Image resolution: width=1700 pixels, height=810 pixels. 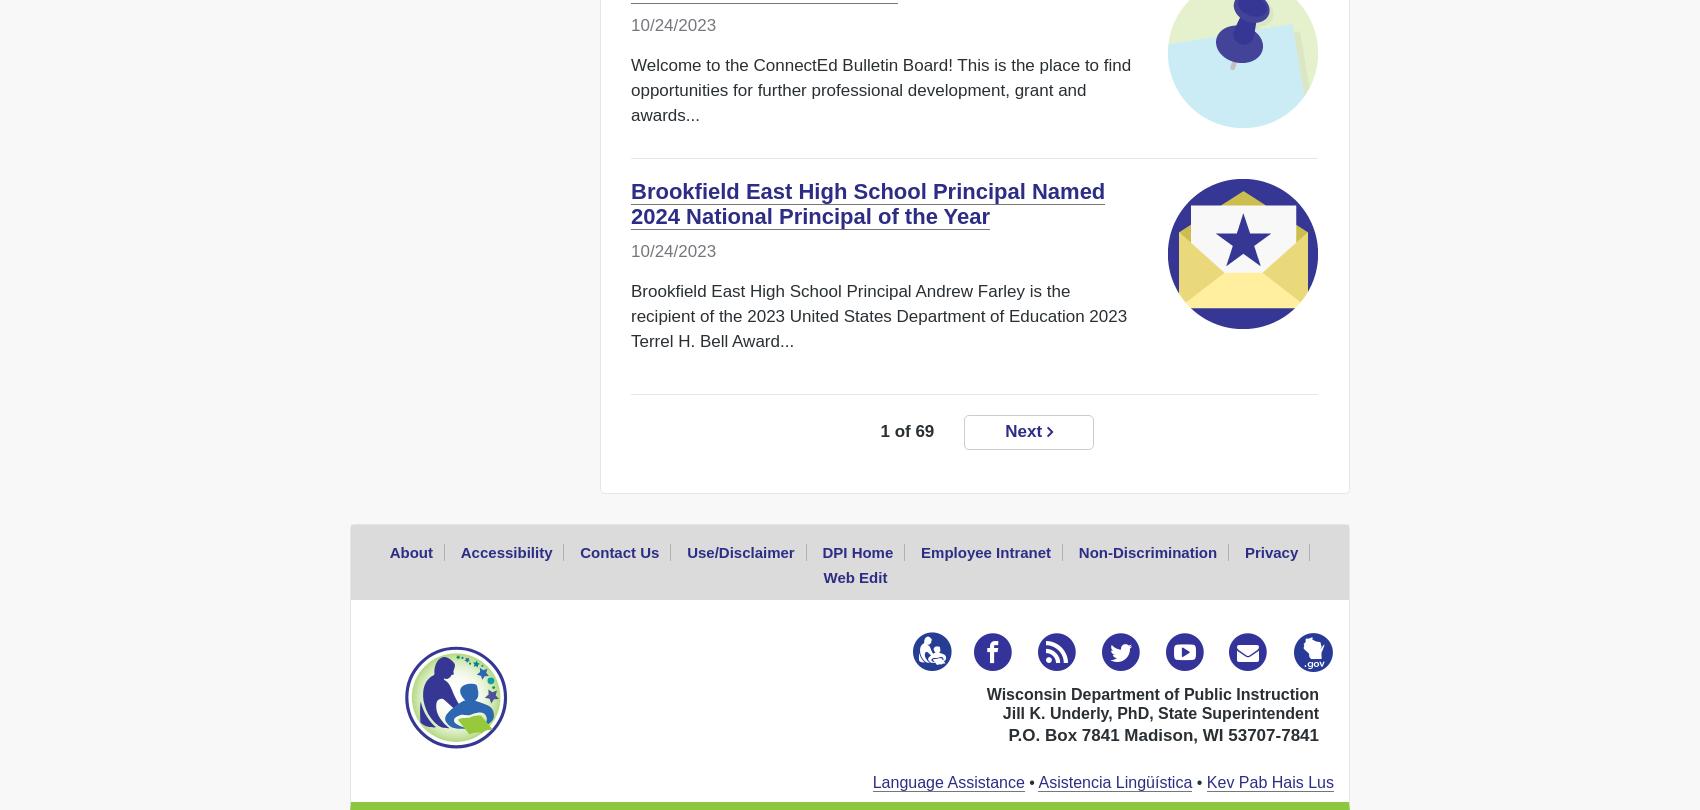 What do you see at coordinates (880, 90) in the screenshot?
I see `'Welcome to the ConnectEd Bulletin Board!

This is the place to find opportunities for further professional development, grant and awards...'` at bounding box center [880, 90].